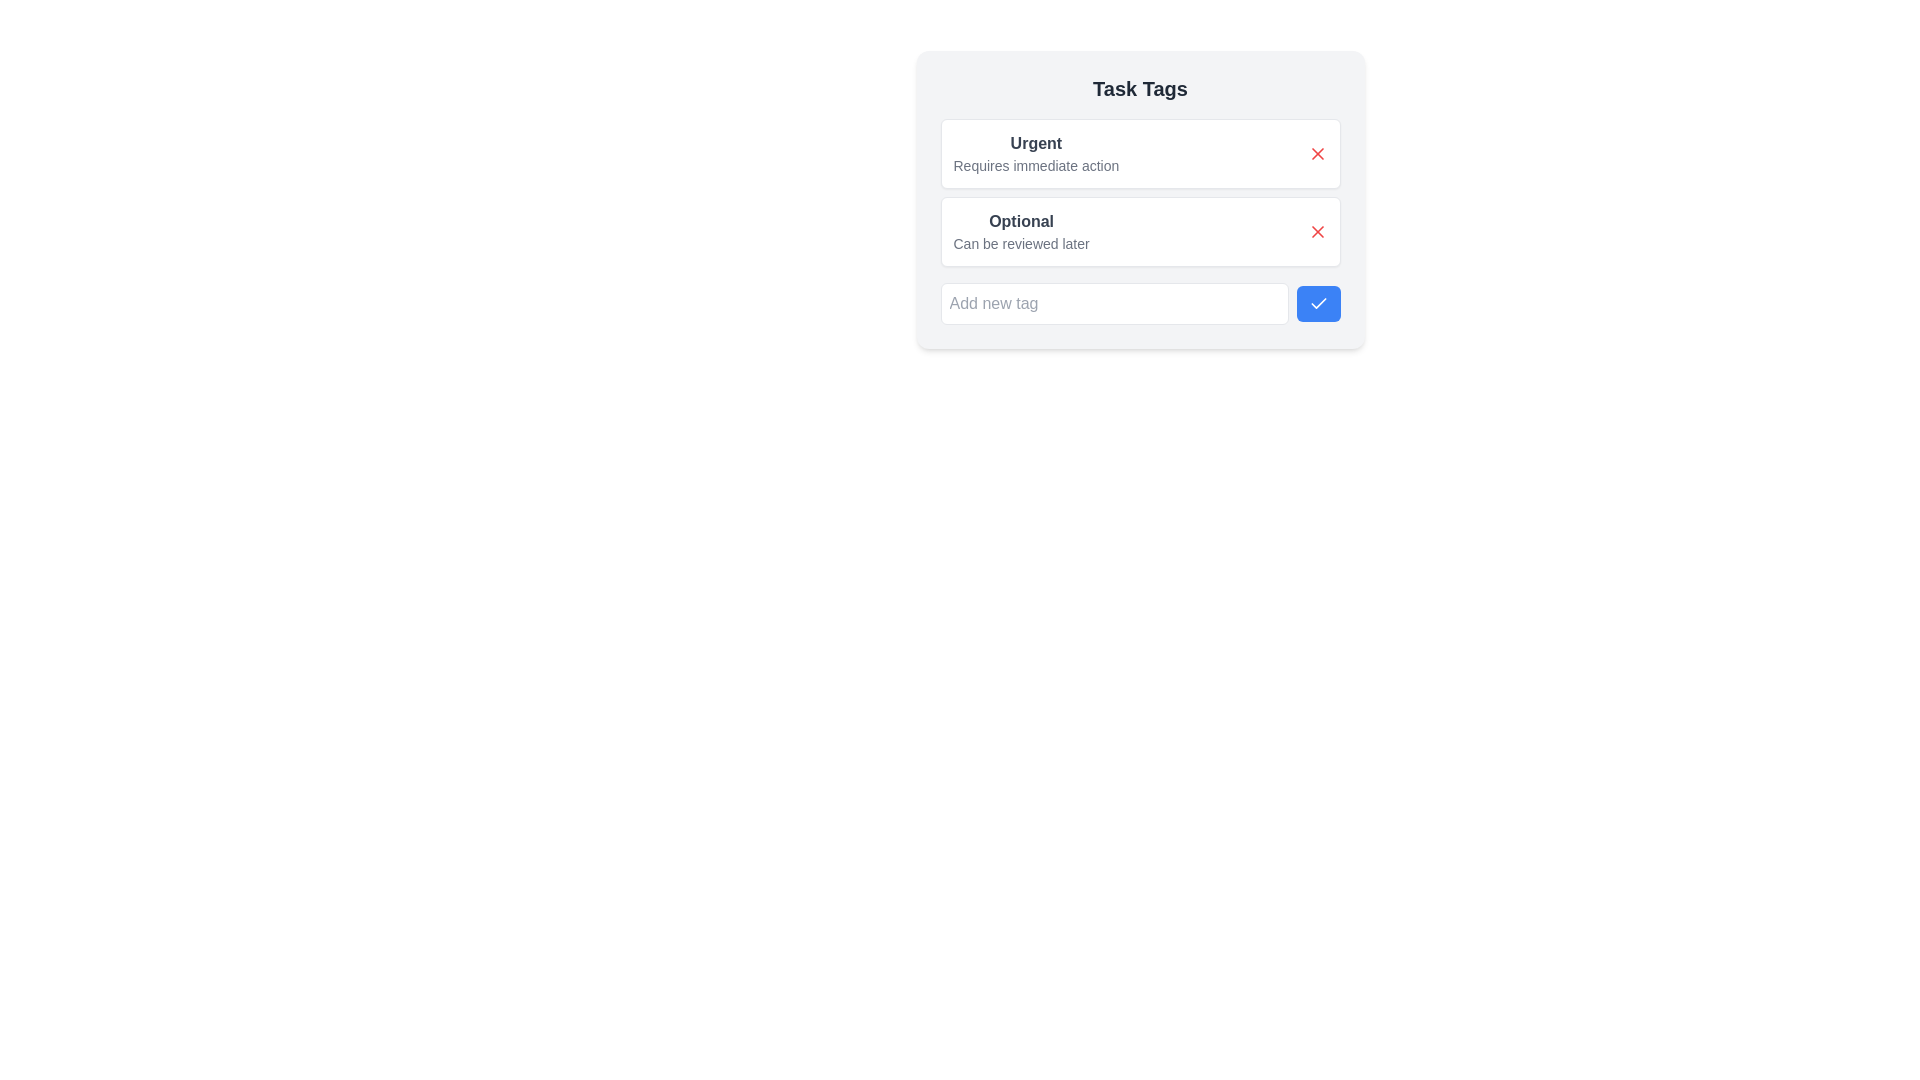  I want to click on the close or delete button located at the rightmost area of the 'Optional' task tag, so click(1317, 230).